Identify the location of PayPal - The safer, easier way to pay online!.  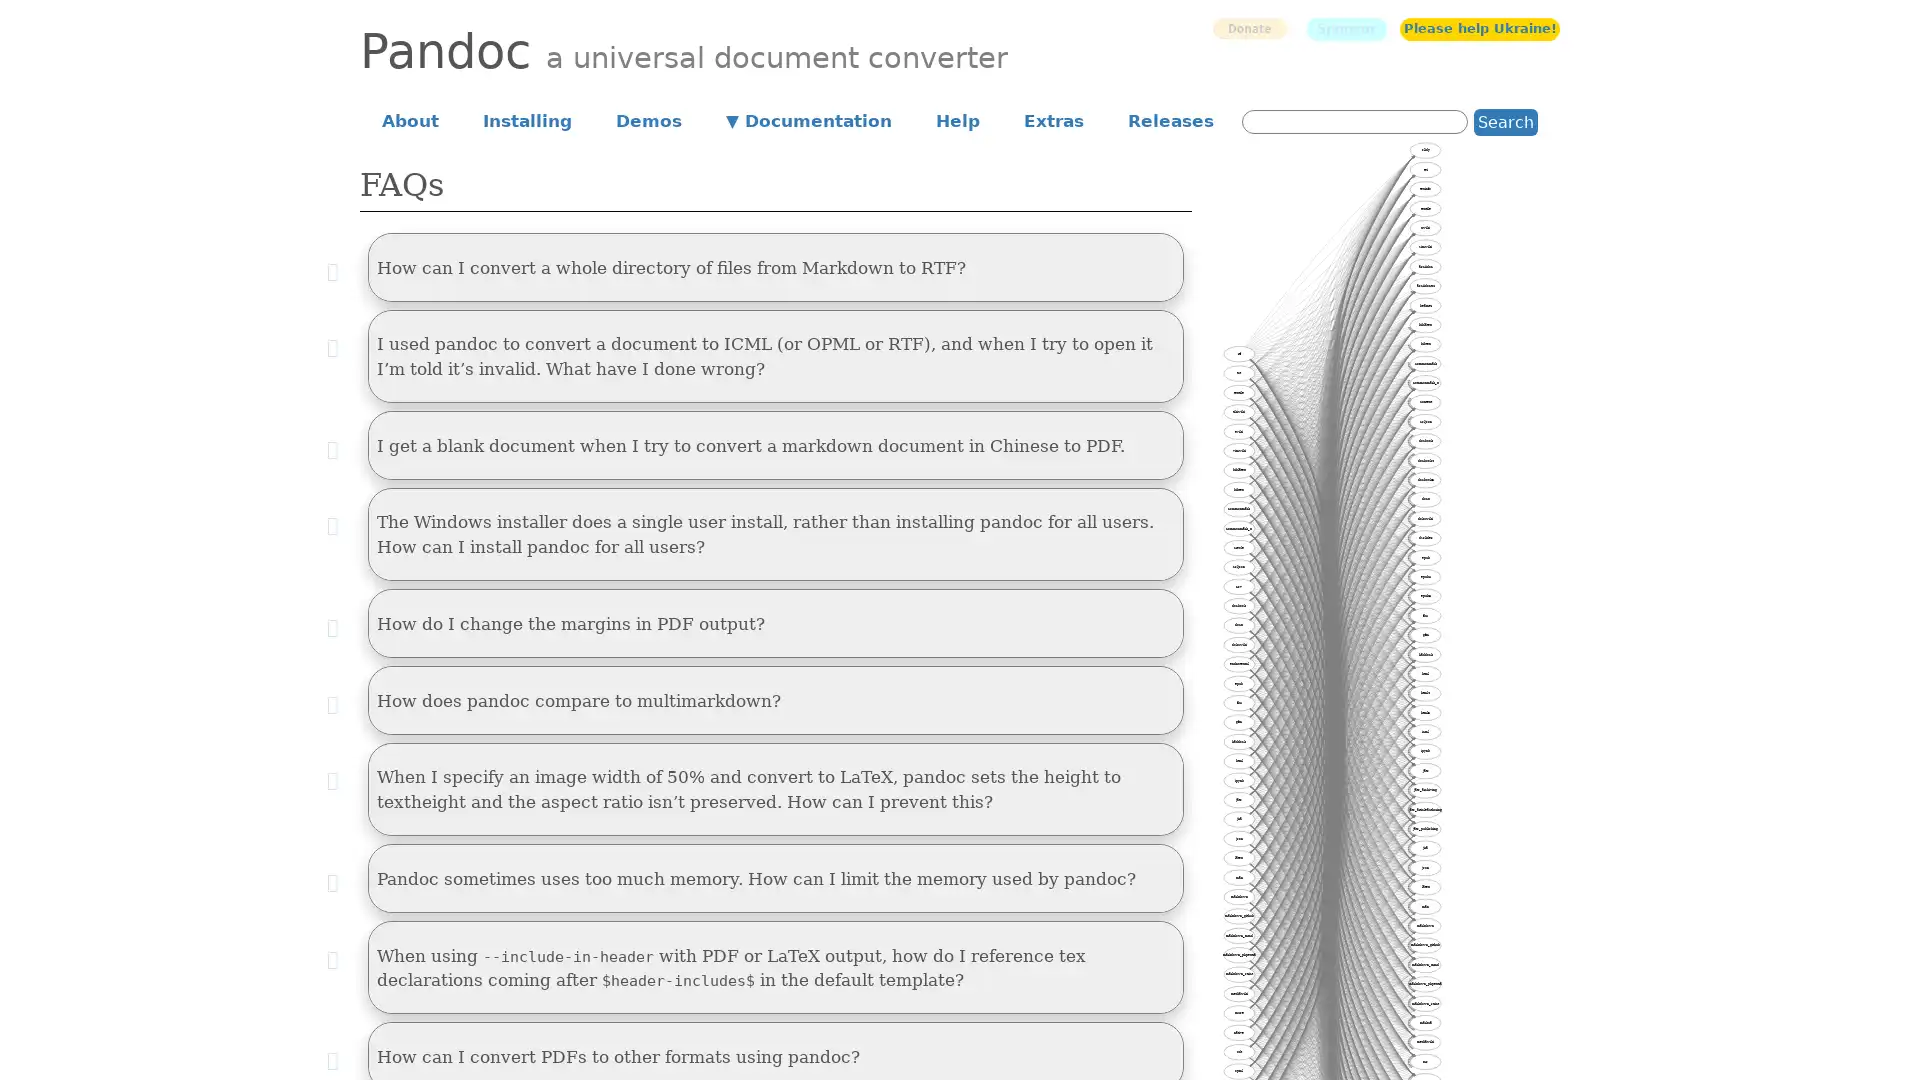
(1248, 28).